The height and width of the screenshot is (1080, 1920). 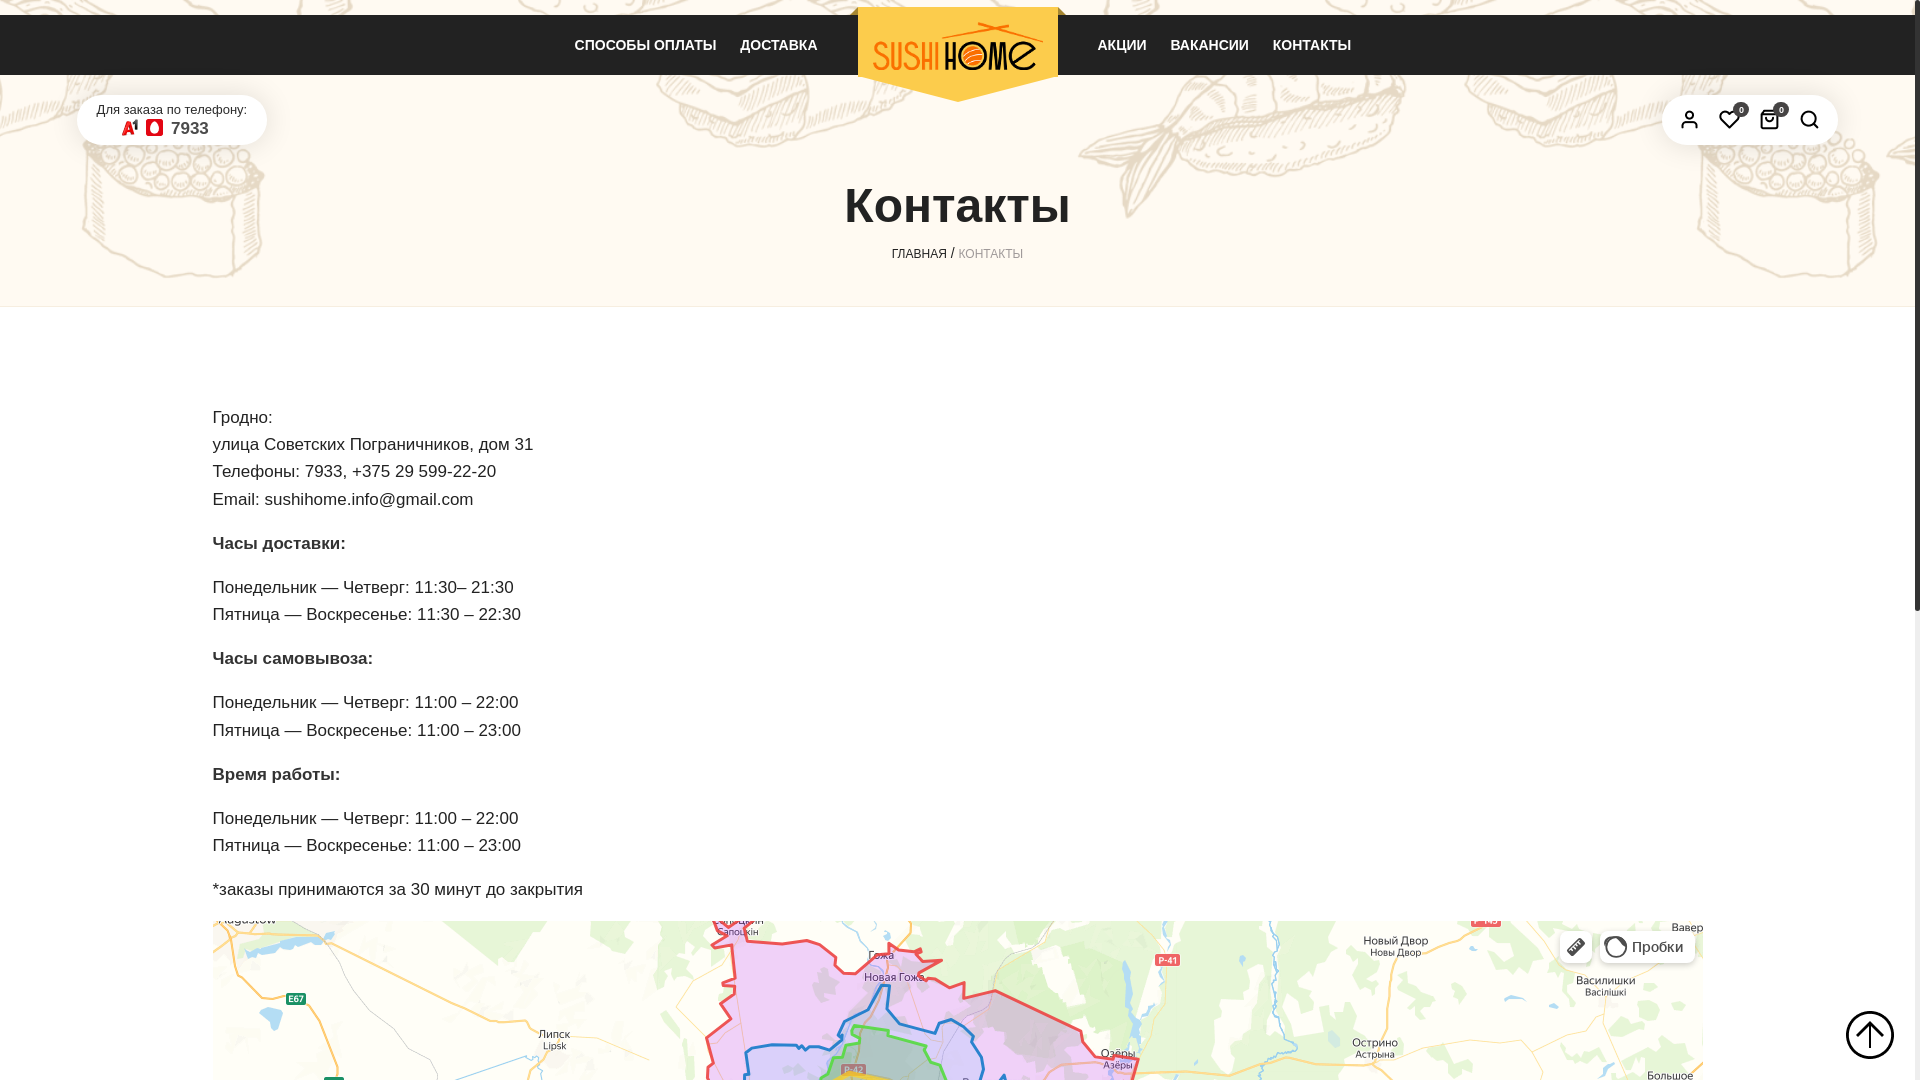 I want to click on '0', so click(x=1728, y=119).